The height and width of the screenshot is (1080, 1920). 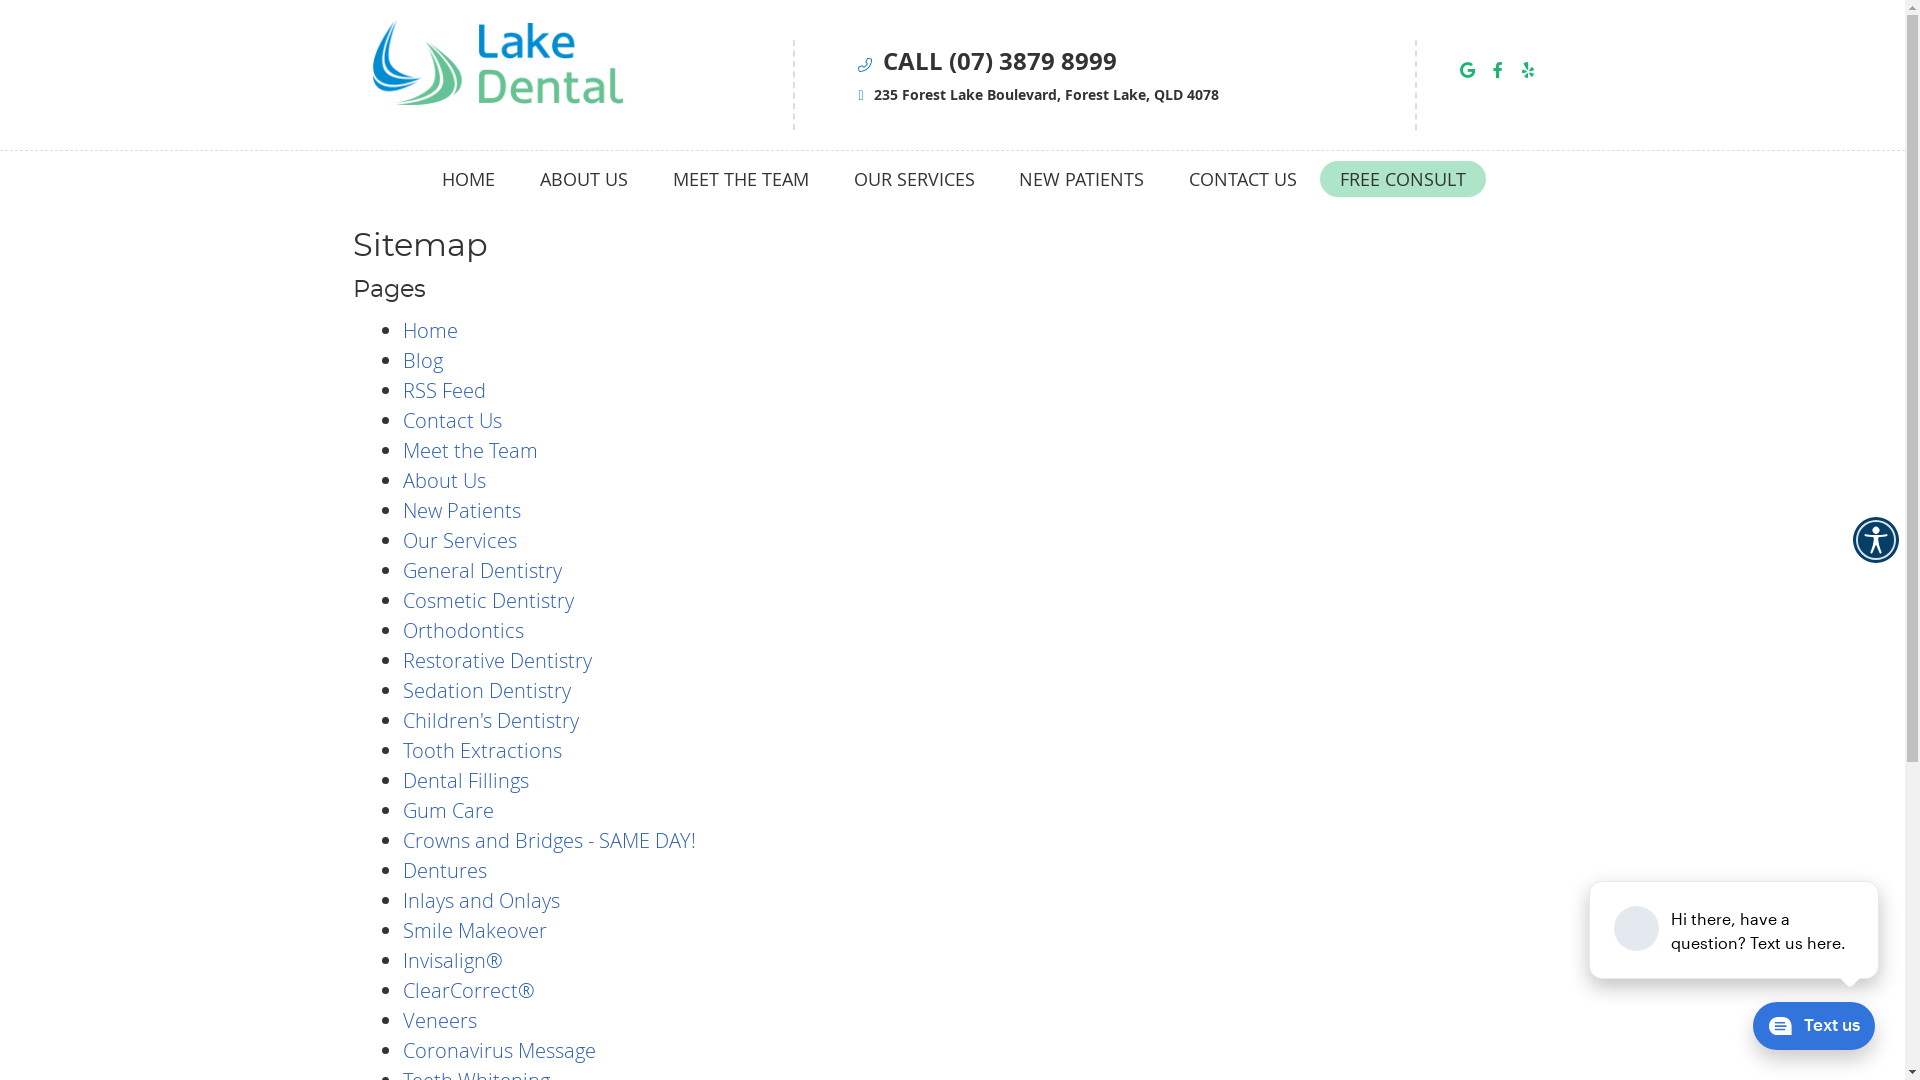 I want to click on 'Our Services', so click(x=458, y=540).